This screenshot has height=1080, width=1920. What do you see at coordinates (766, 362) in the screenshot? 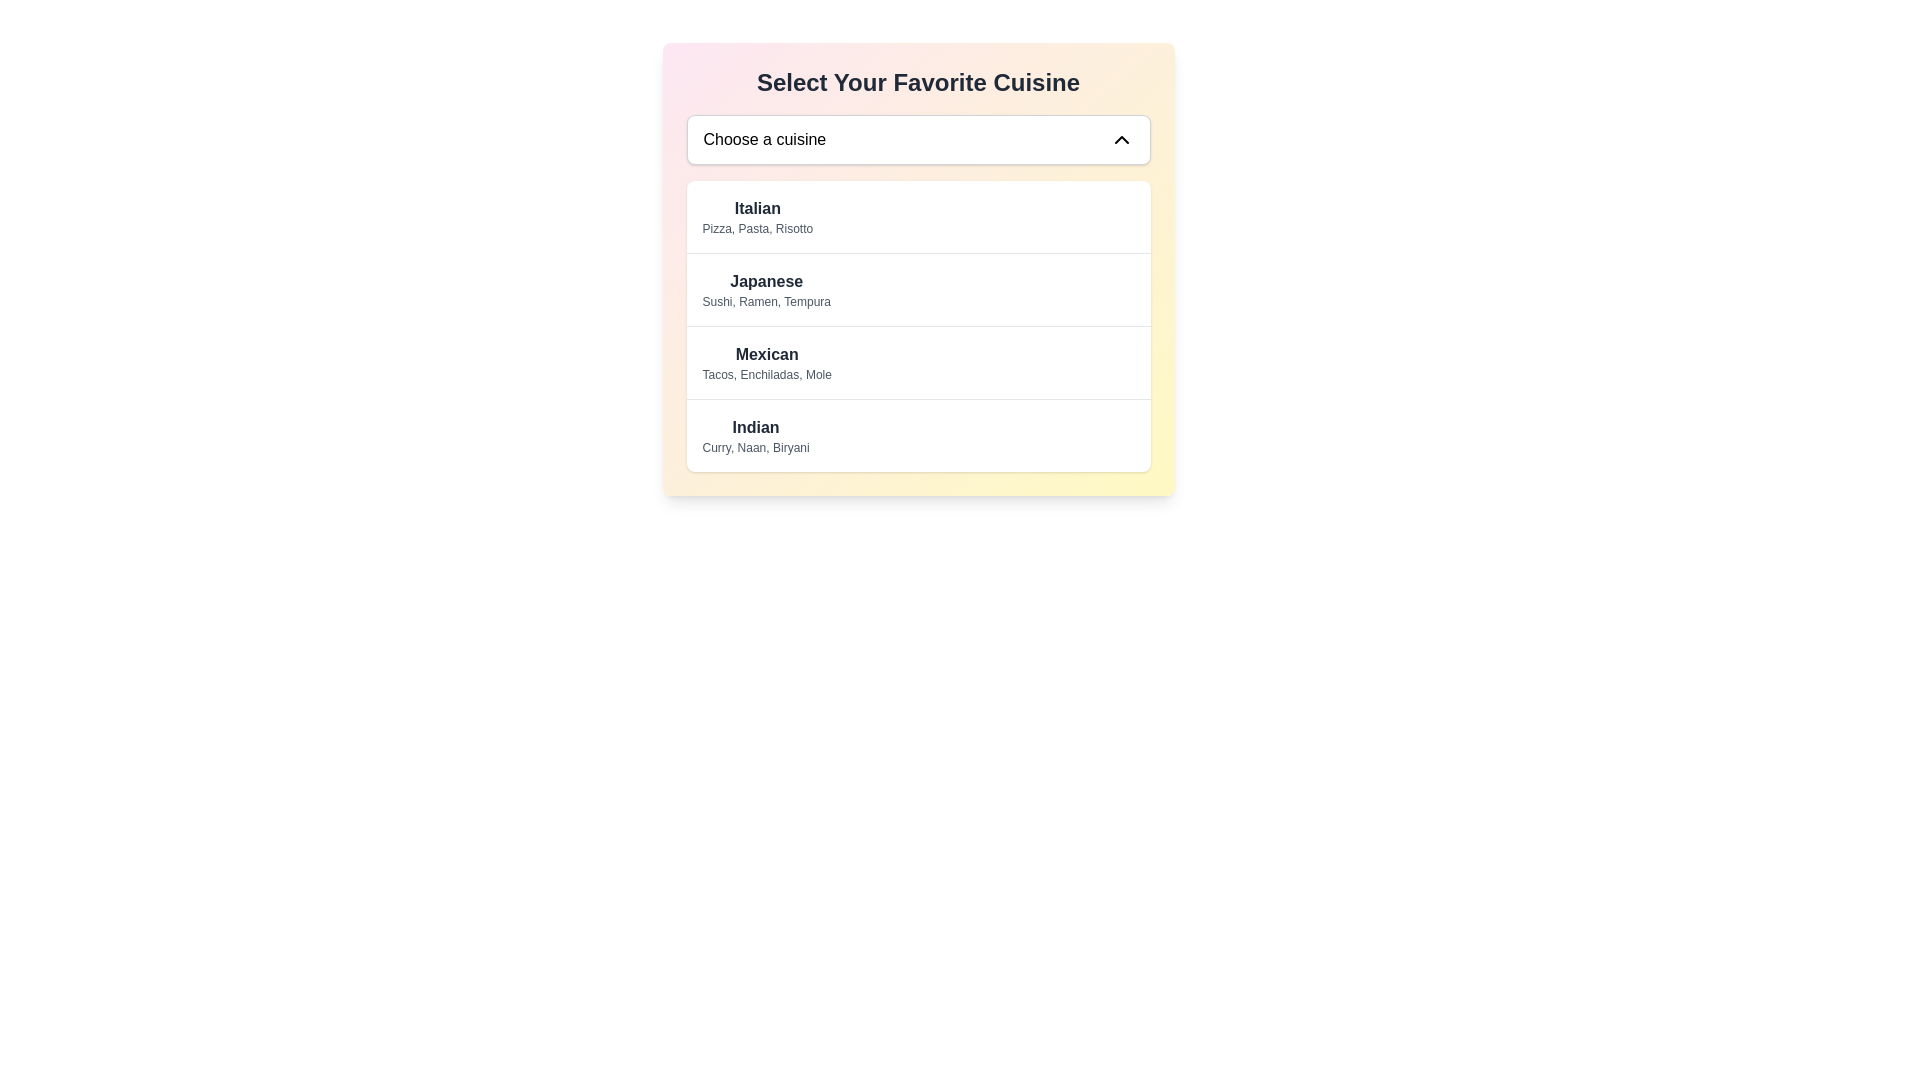
I see `the 'Mexican' cuisine option in the selectable list` at bounding box center [766, 362].